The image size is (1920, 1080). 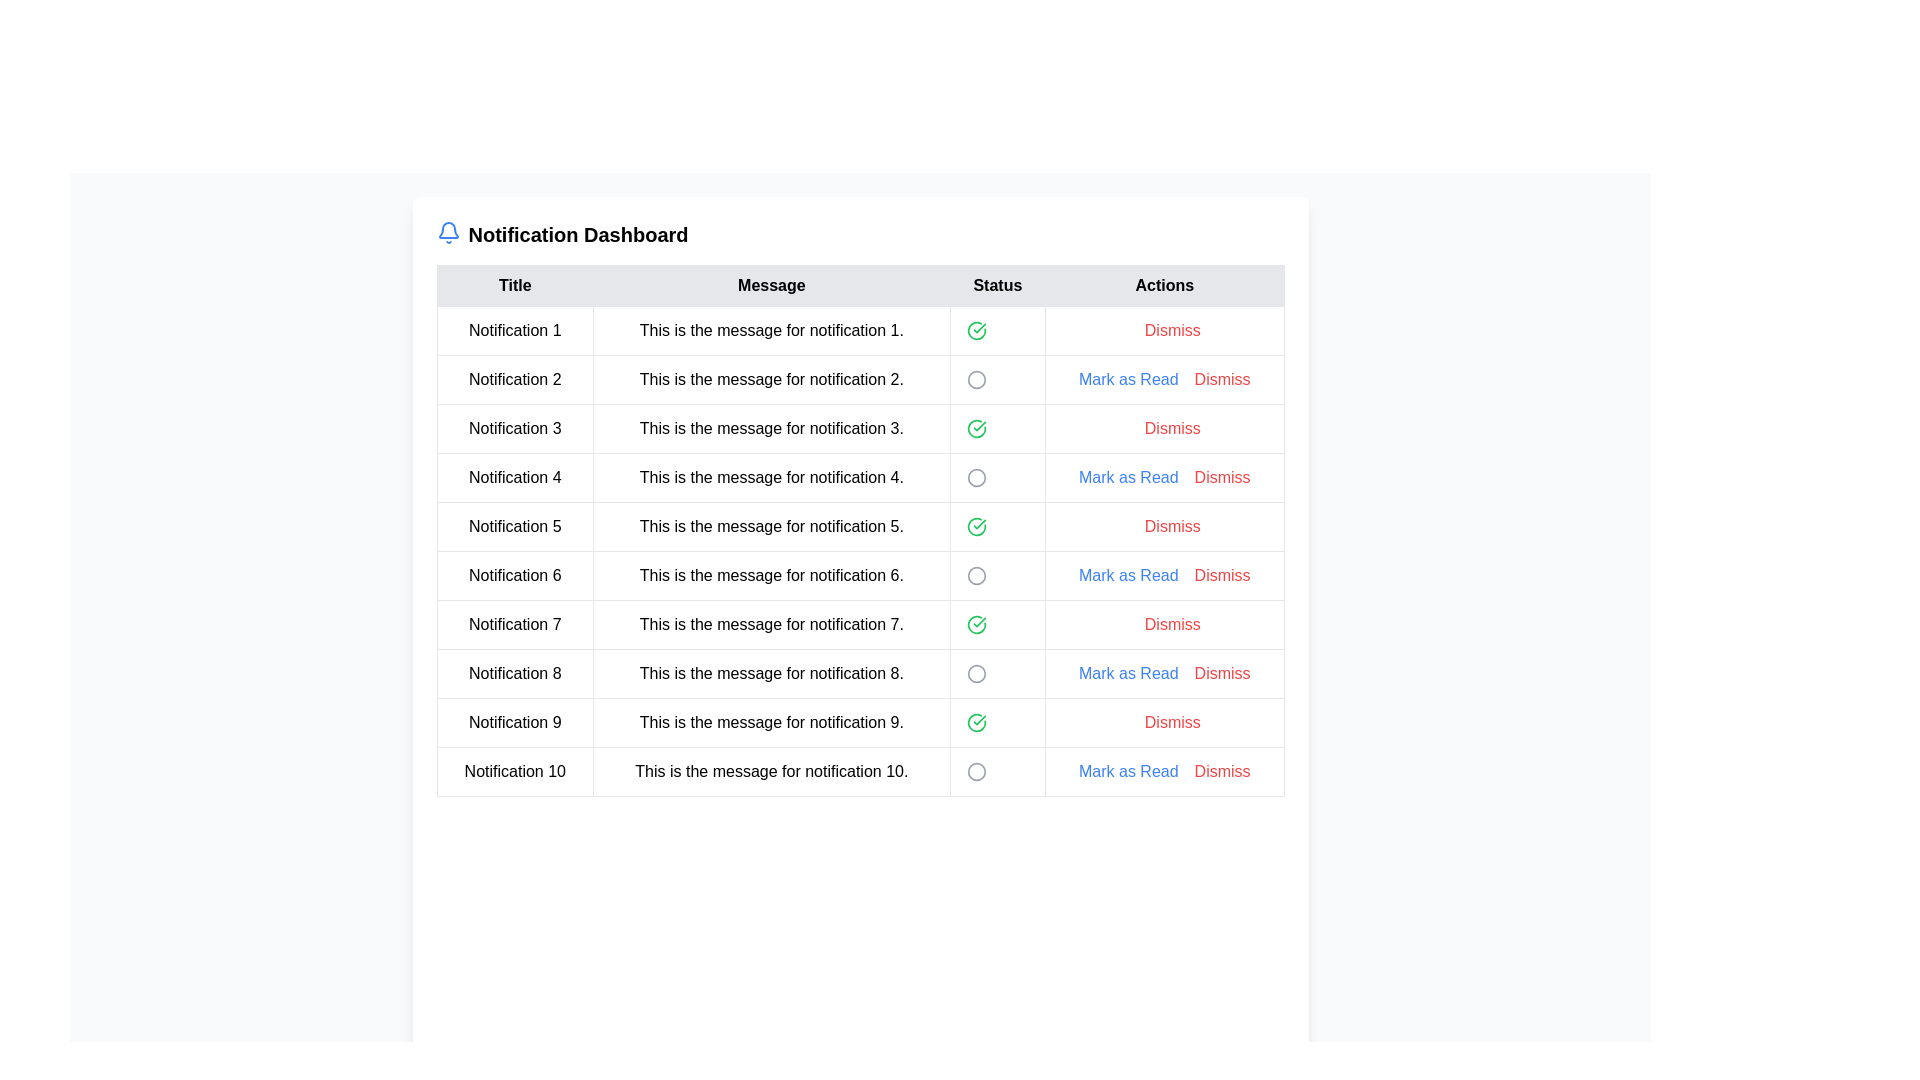 I want to click on the 'Mark as Read' button in the 10th row of the notification dashboard to mark the notification as read, so click(x=860, y=770).